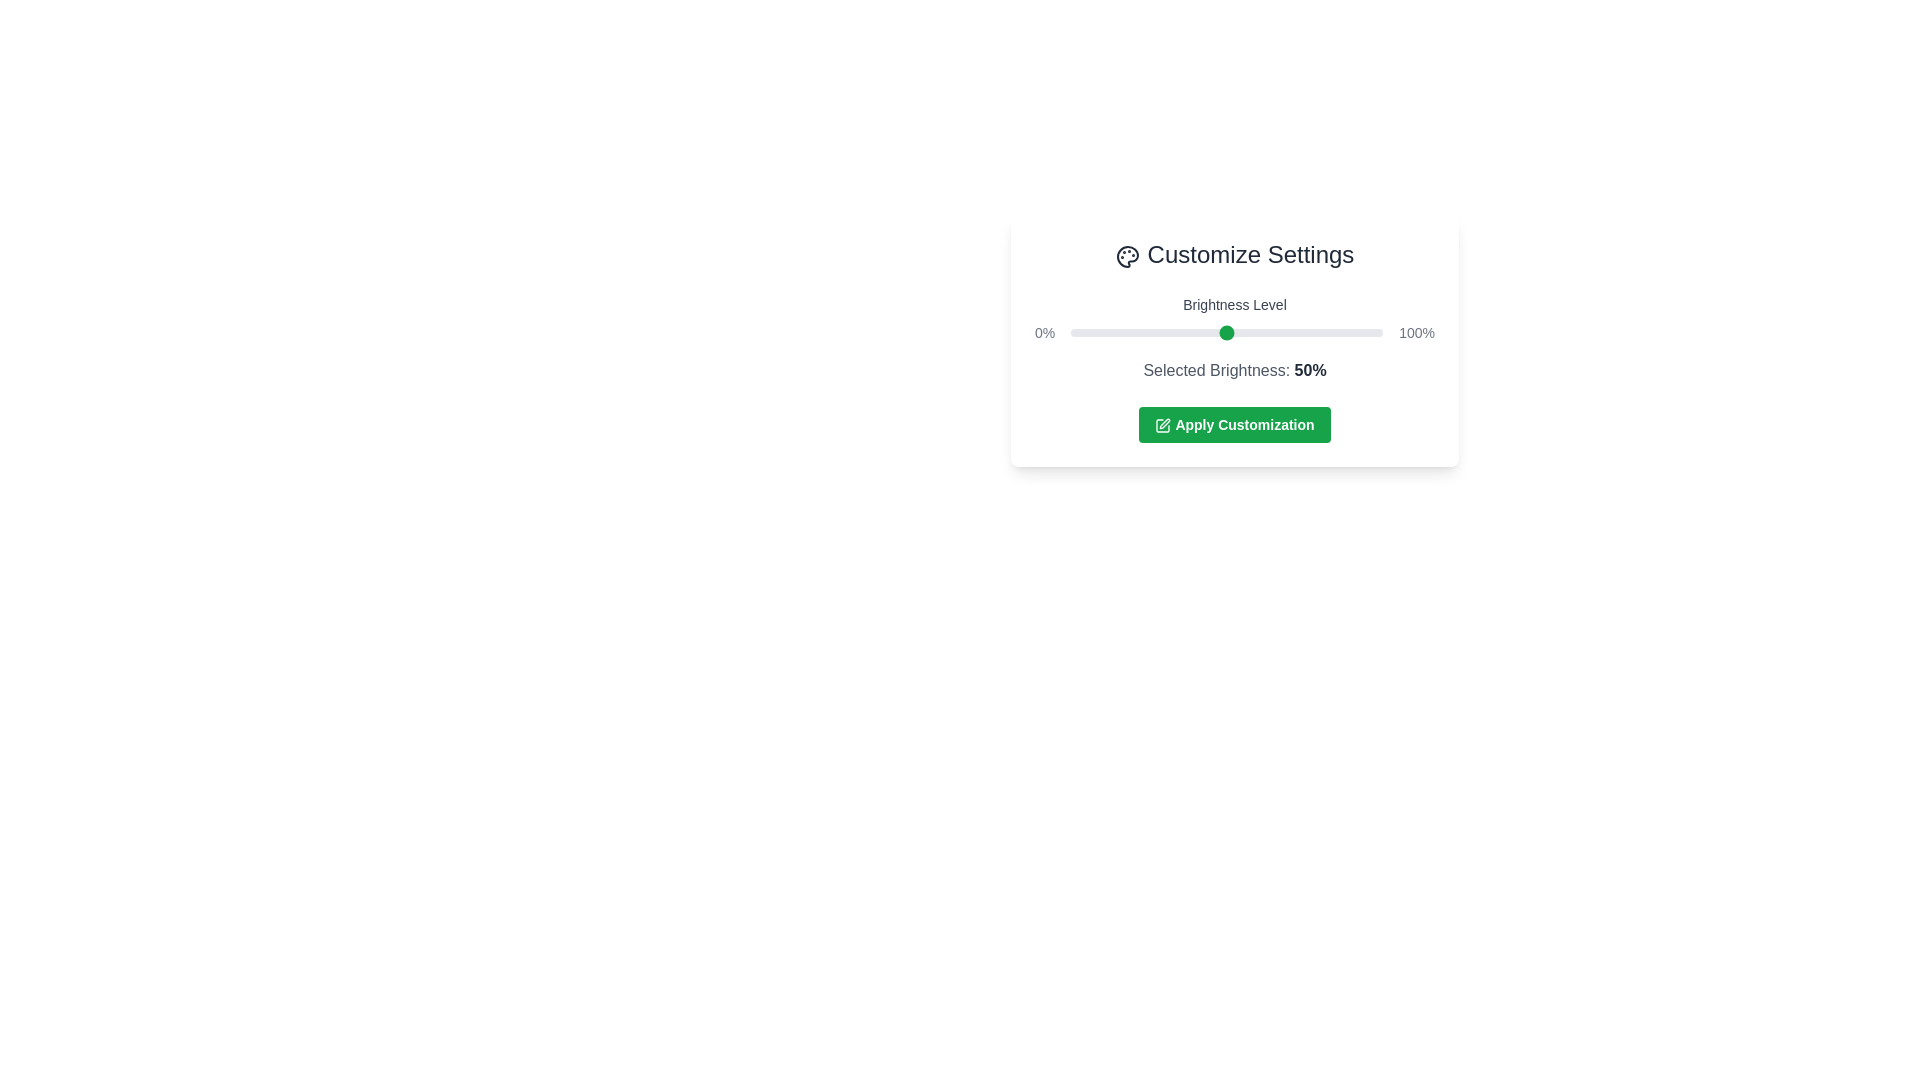  I want to click on brightness level, so click(1375, 331).